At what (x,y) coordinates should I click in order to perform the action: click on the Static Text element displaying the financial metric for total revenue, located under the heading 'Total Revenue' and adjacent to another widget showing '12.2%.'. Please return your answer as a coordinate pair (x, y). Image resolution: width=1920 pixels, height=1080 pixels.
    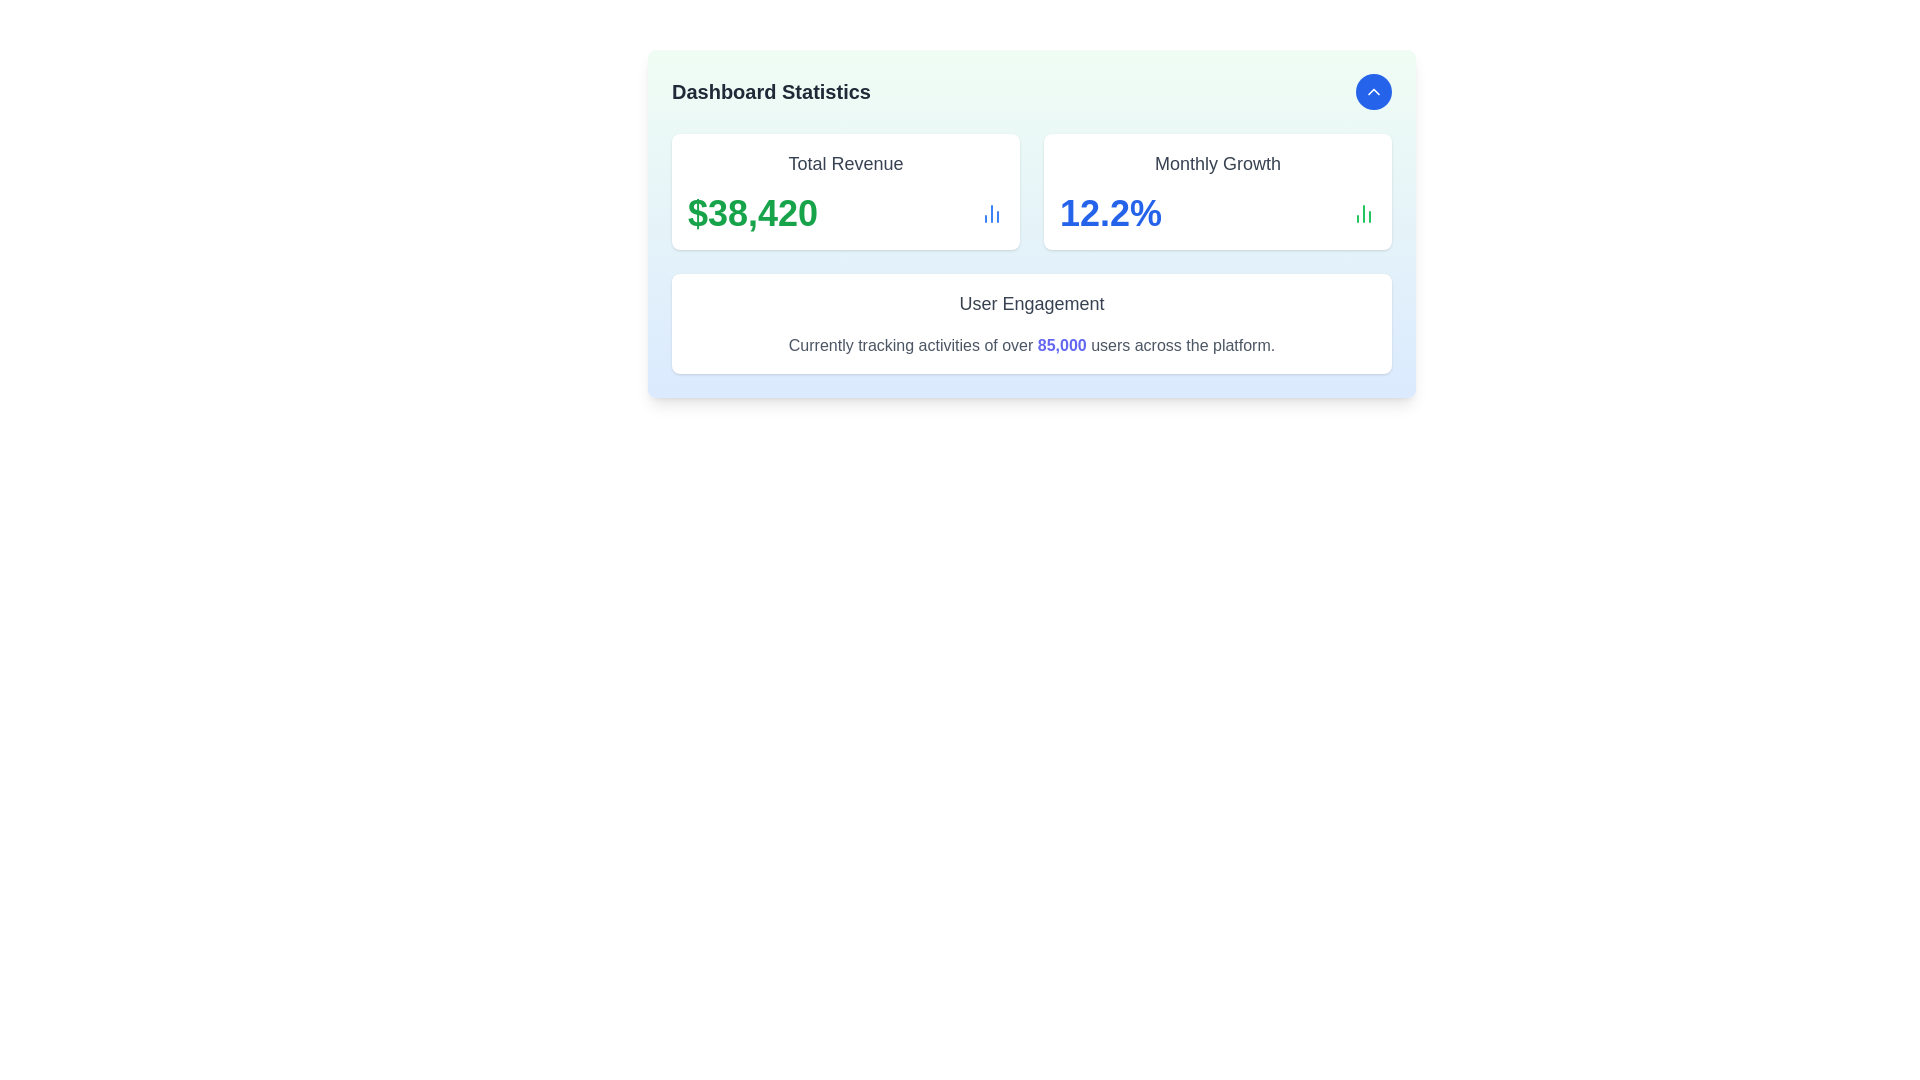
    Looking at the image, I should click on (752, 213).